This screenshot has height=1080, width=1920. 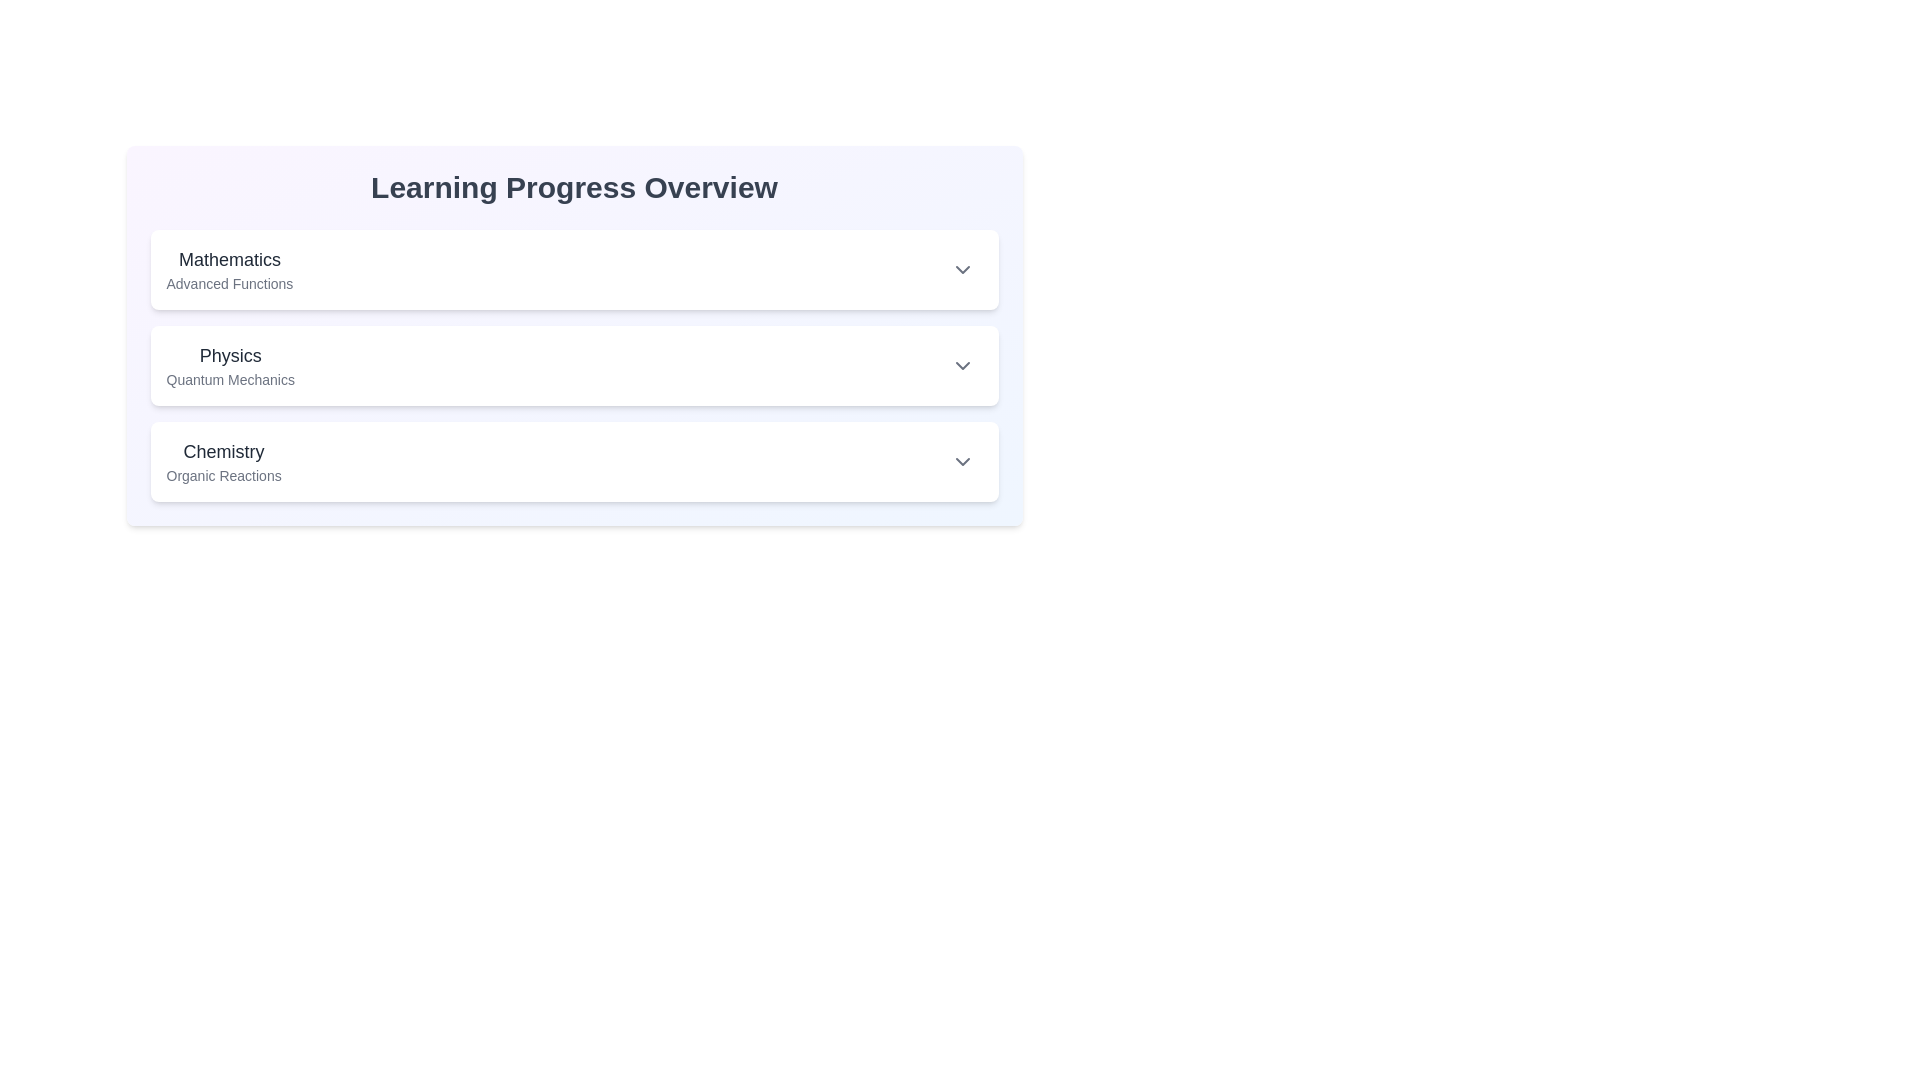 What do you see at coordinates (224, 462) in the screenshot?
I see `the text block containing the title 'Chemistry' and subtitle 'Organic Reactions', which is the first text content in the third section of learning topics` at bounding box center [224, 462].